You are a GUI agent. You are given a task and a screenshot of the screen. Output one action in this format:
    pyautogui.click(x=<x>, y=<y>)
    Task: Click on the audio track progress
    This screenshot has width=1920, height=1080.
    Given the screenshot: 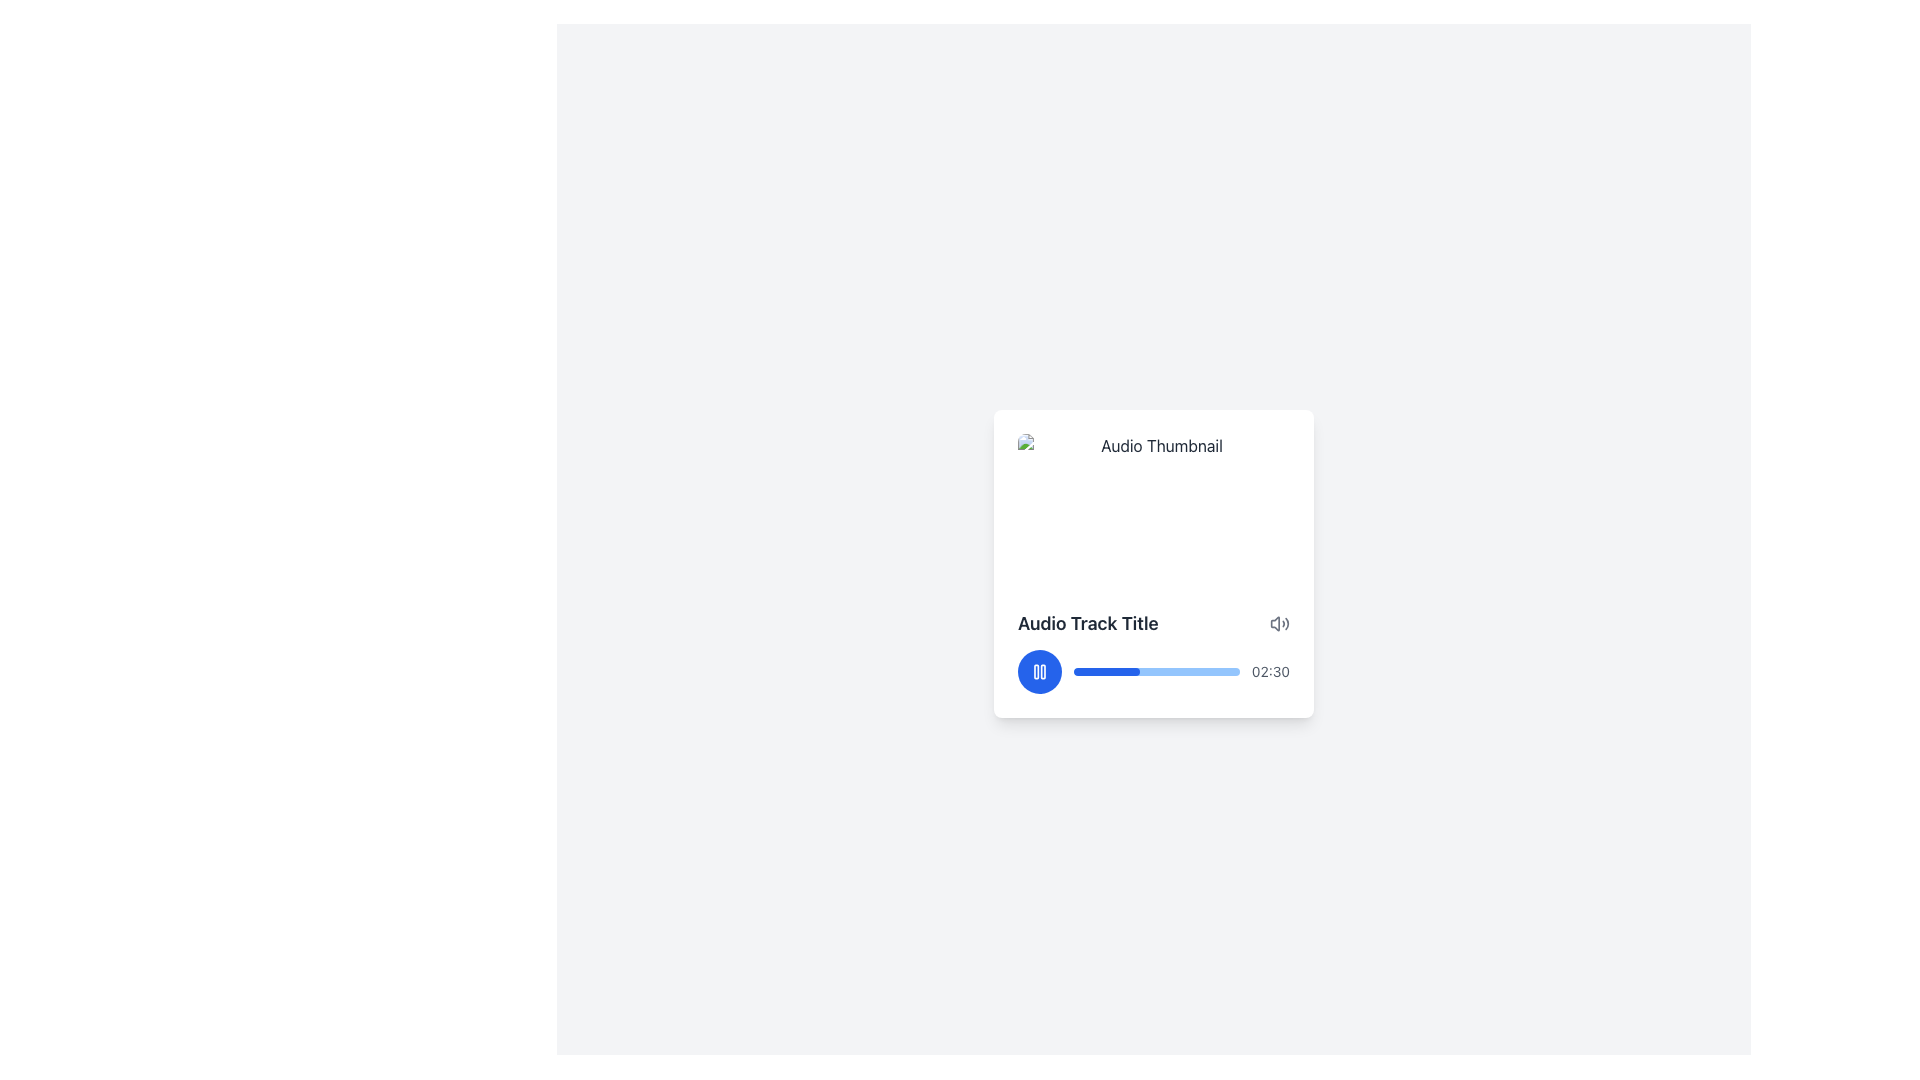 What is the action you would take?
    pyautogui.click(x=1091, y=671)
    